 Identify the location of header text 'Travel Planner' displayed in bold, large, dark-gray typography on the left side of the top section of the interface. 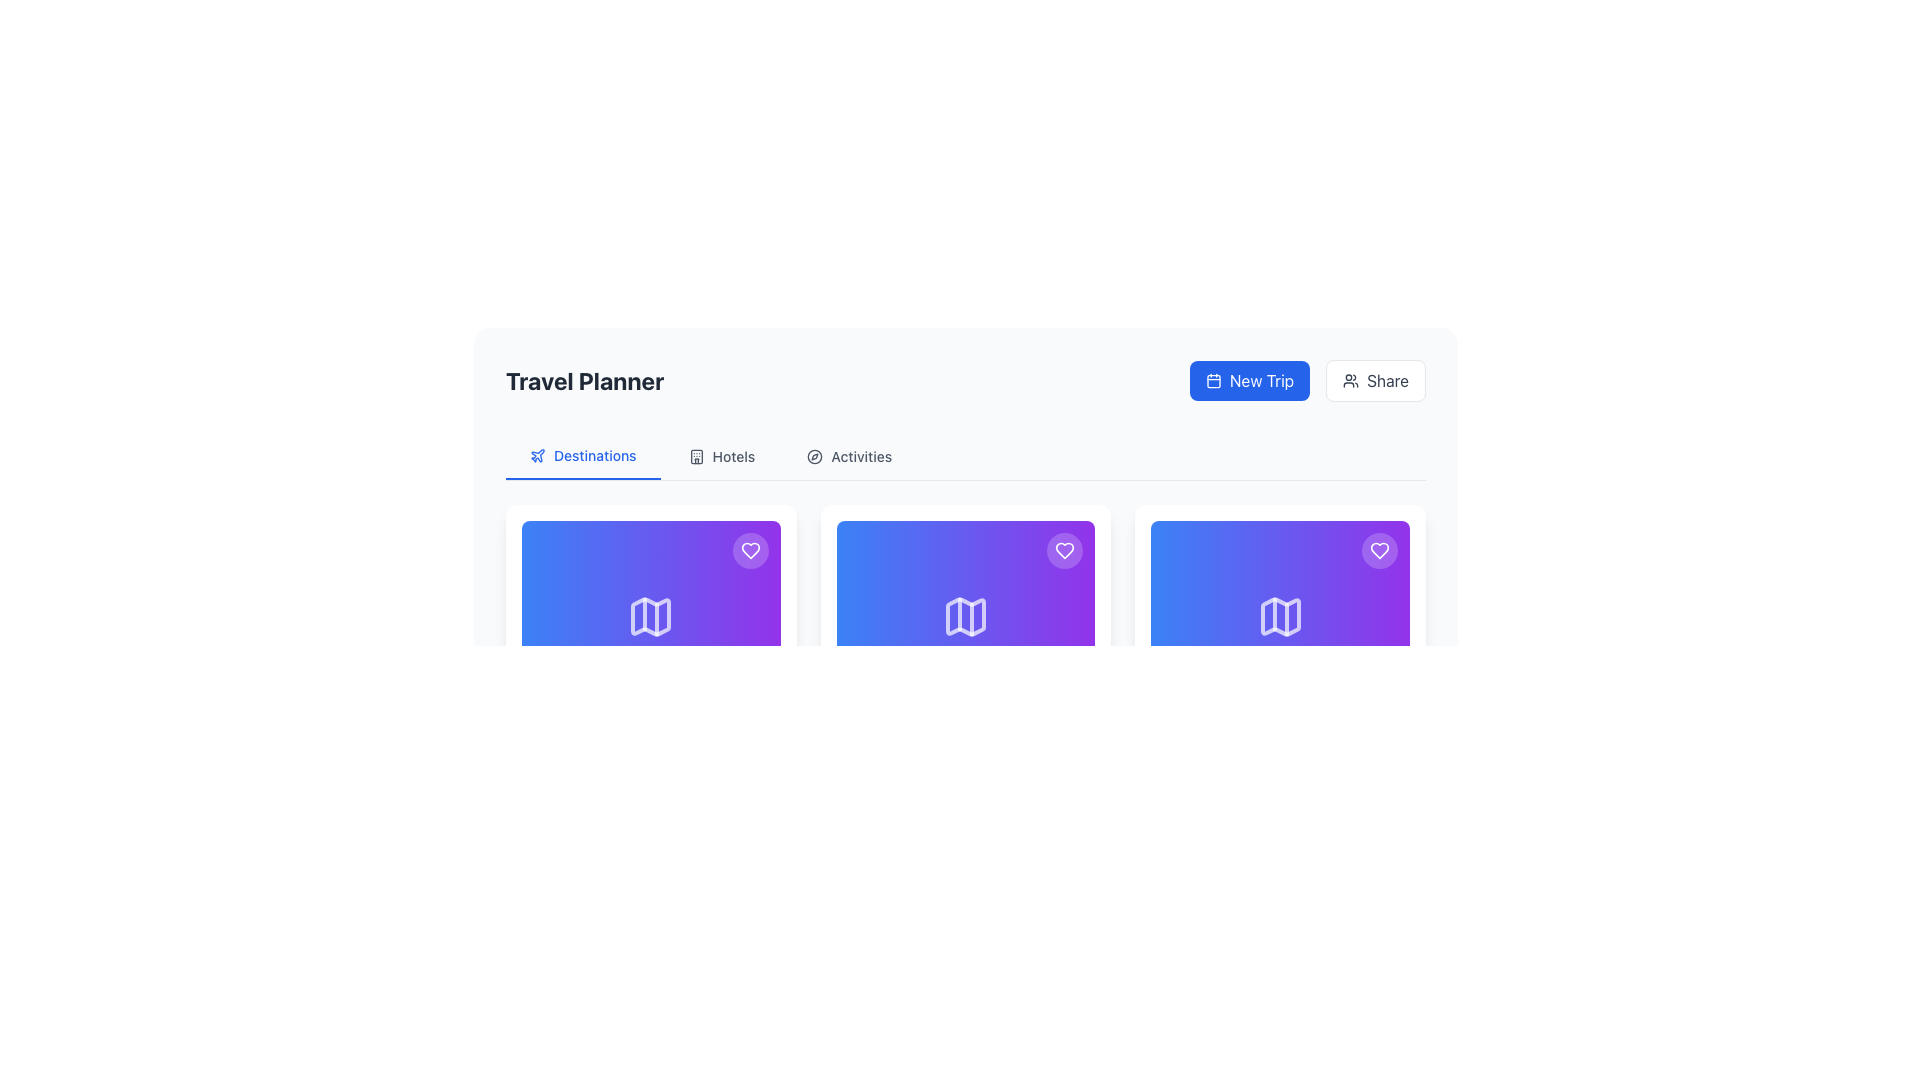
(584, 381).